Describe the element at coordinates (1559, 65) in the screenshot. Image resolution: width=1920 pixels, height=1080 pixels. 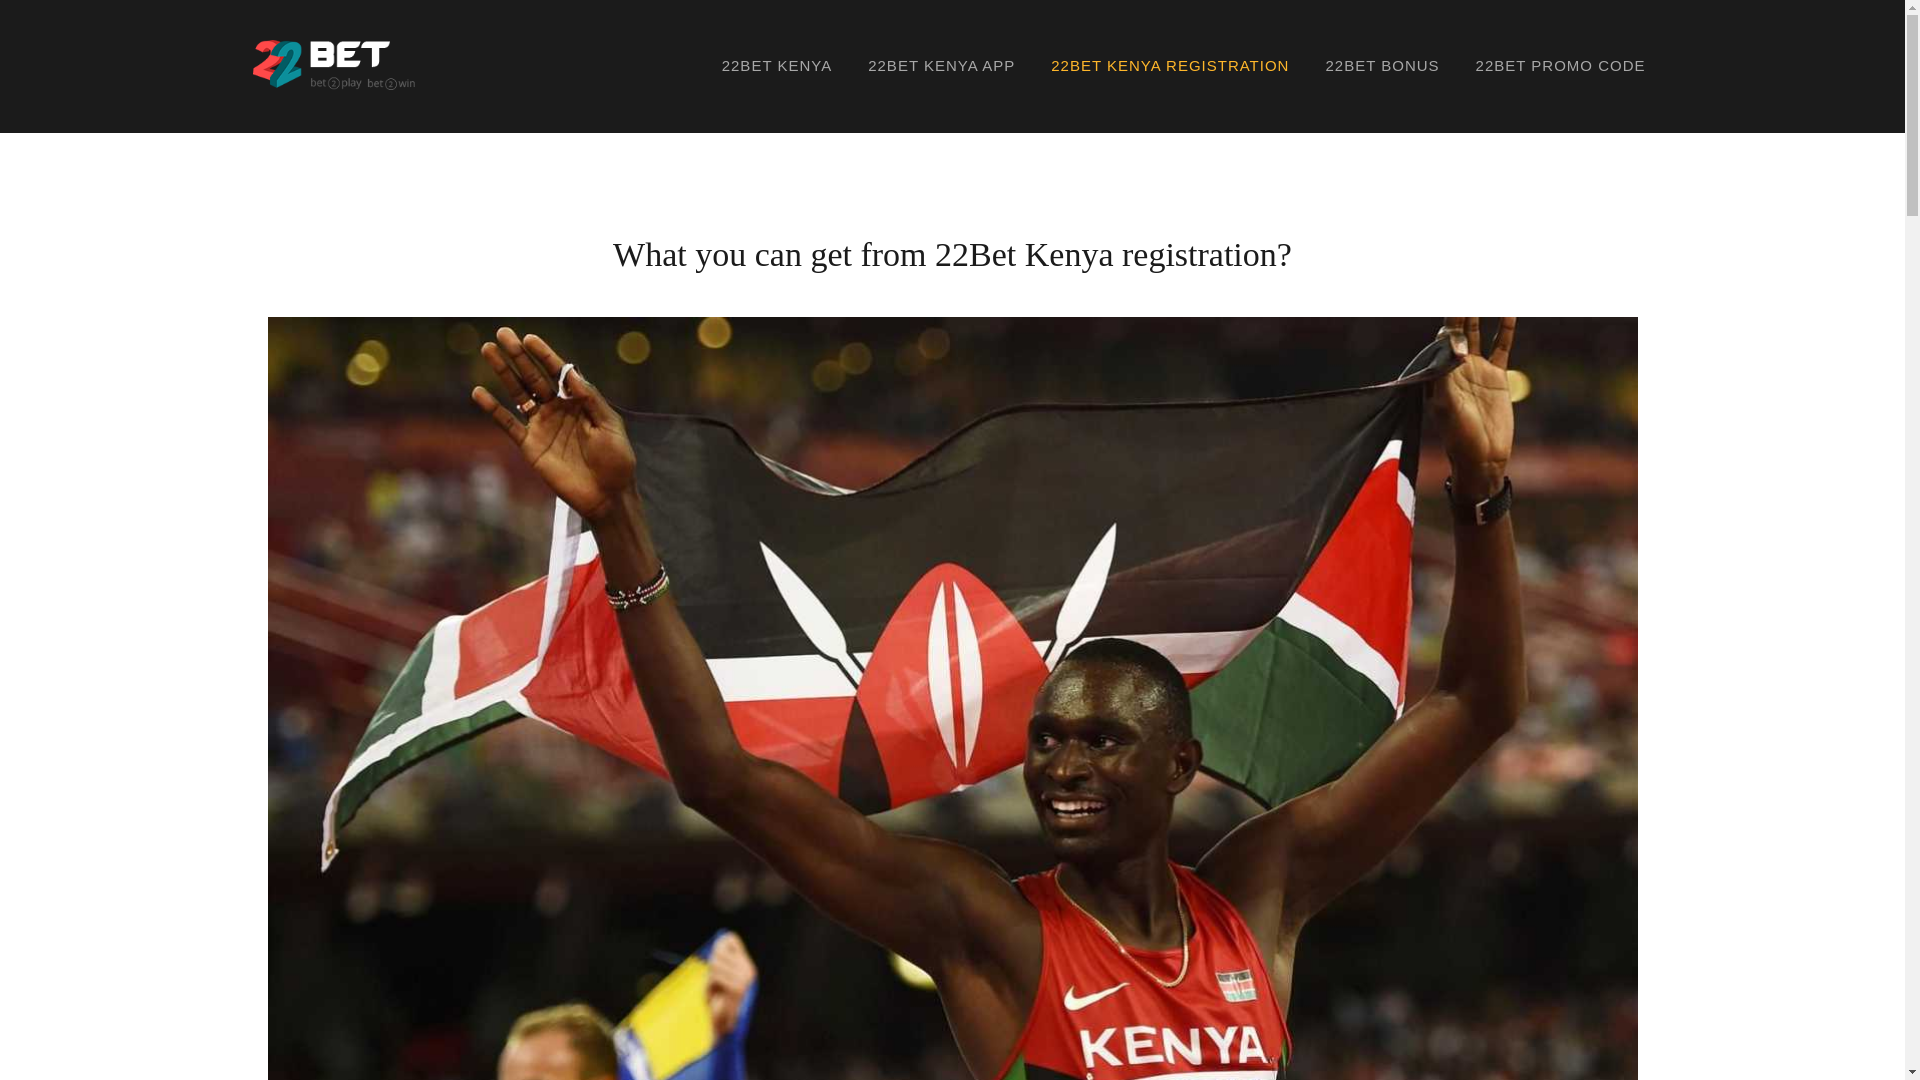
I see `'22BET PROMO CODE'` at that location.